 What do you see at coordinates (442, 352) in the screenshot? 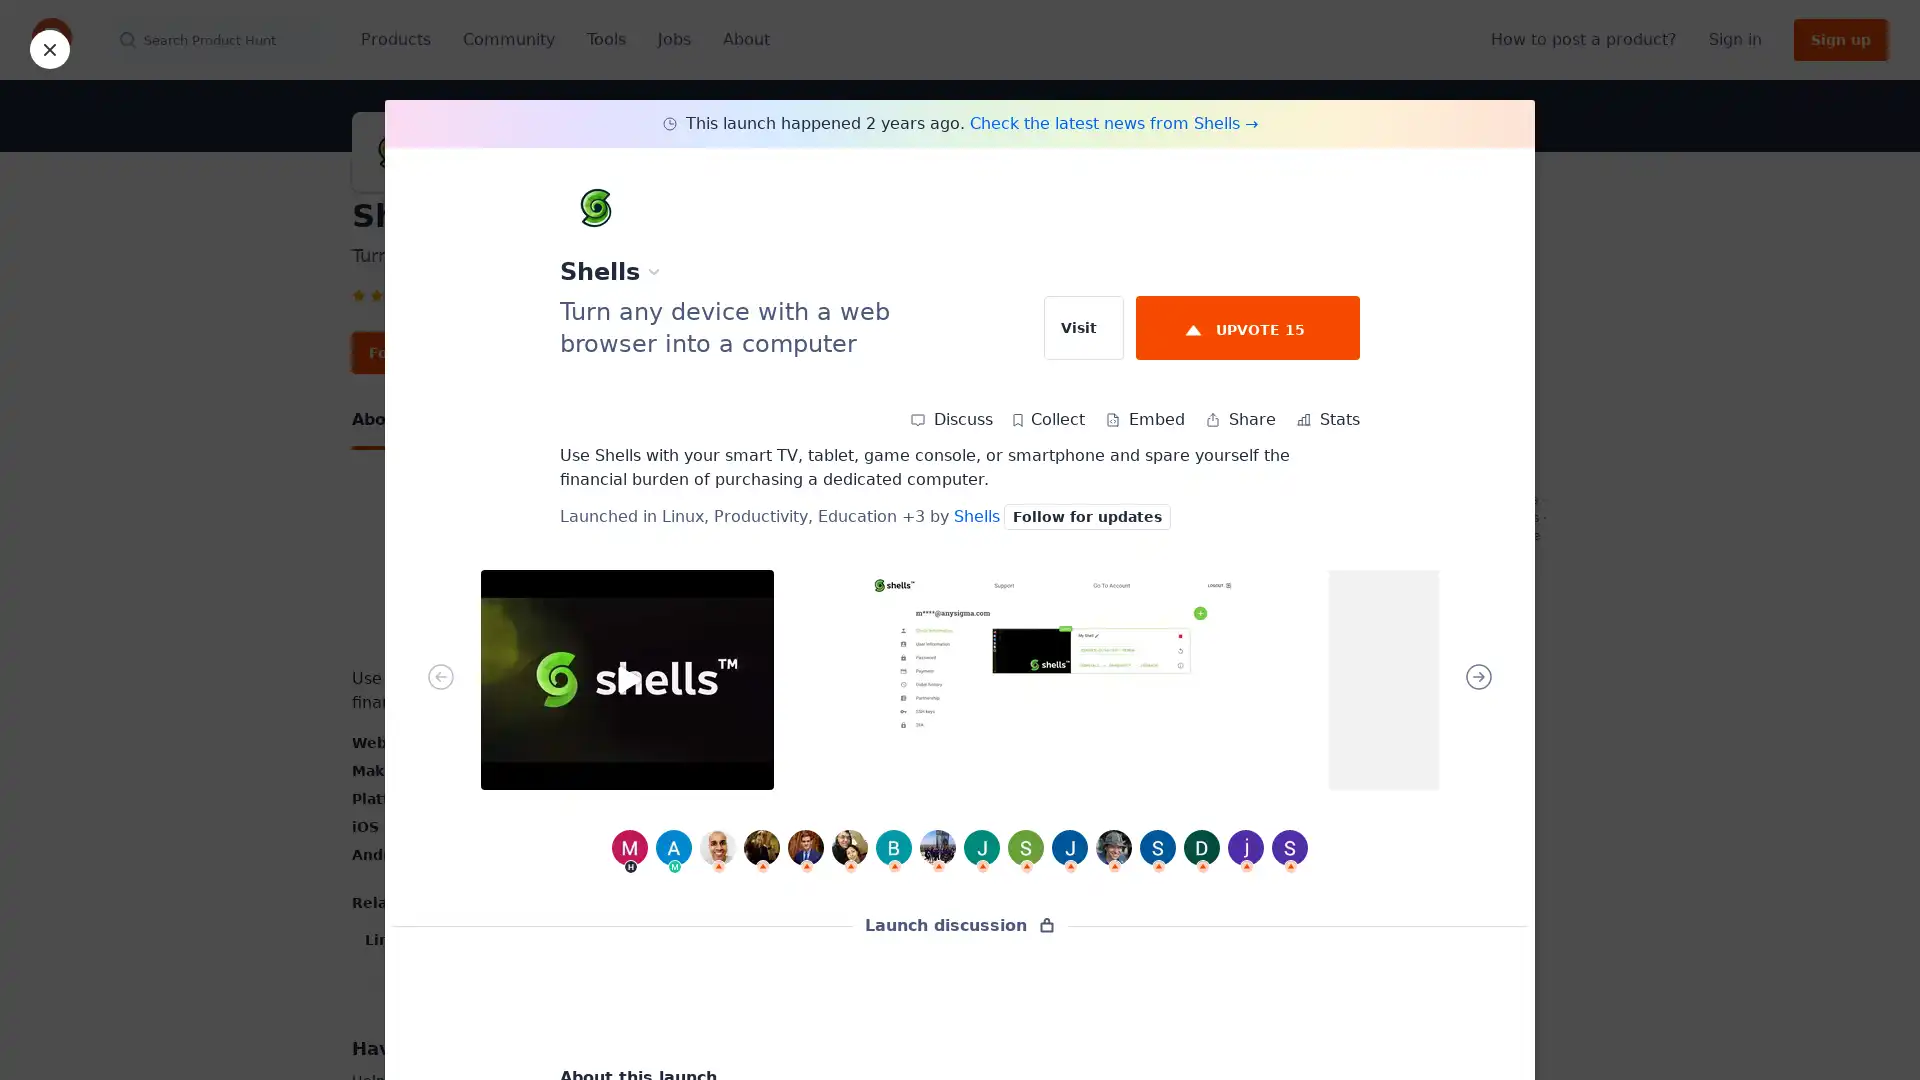
I see `Follow for updates` at bounding box center [442, 352].